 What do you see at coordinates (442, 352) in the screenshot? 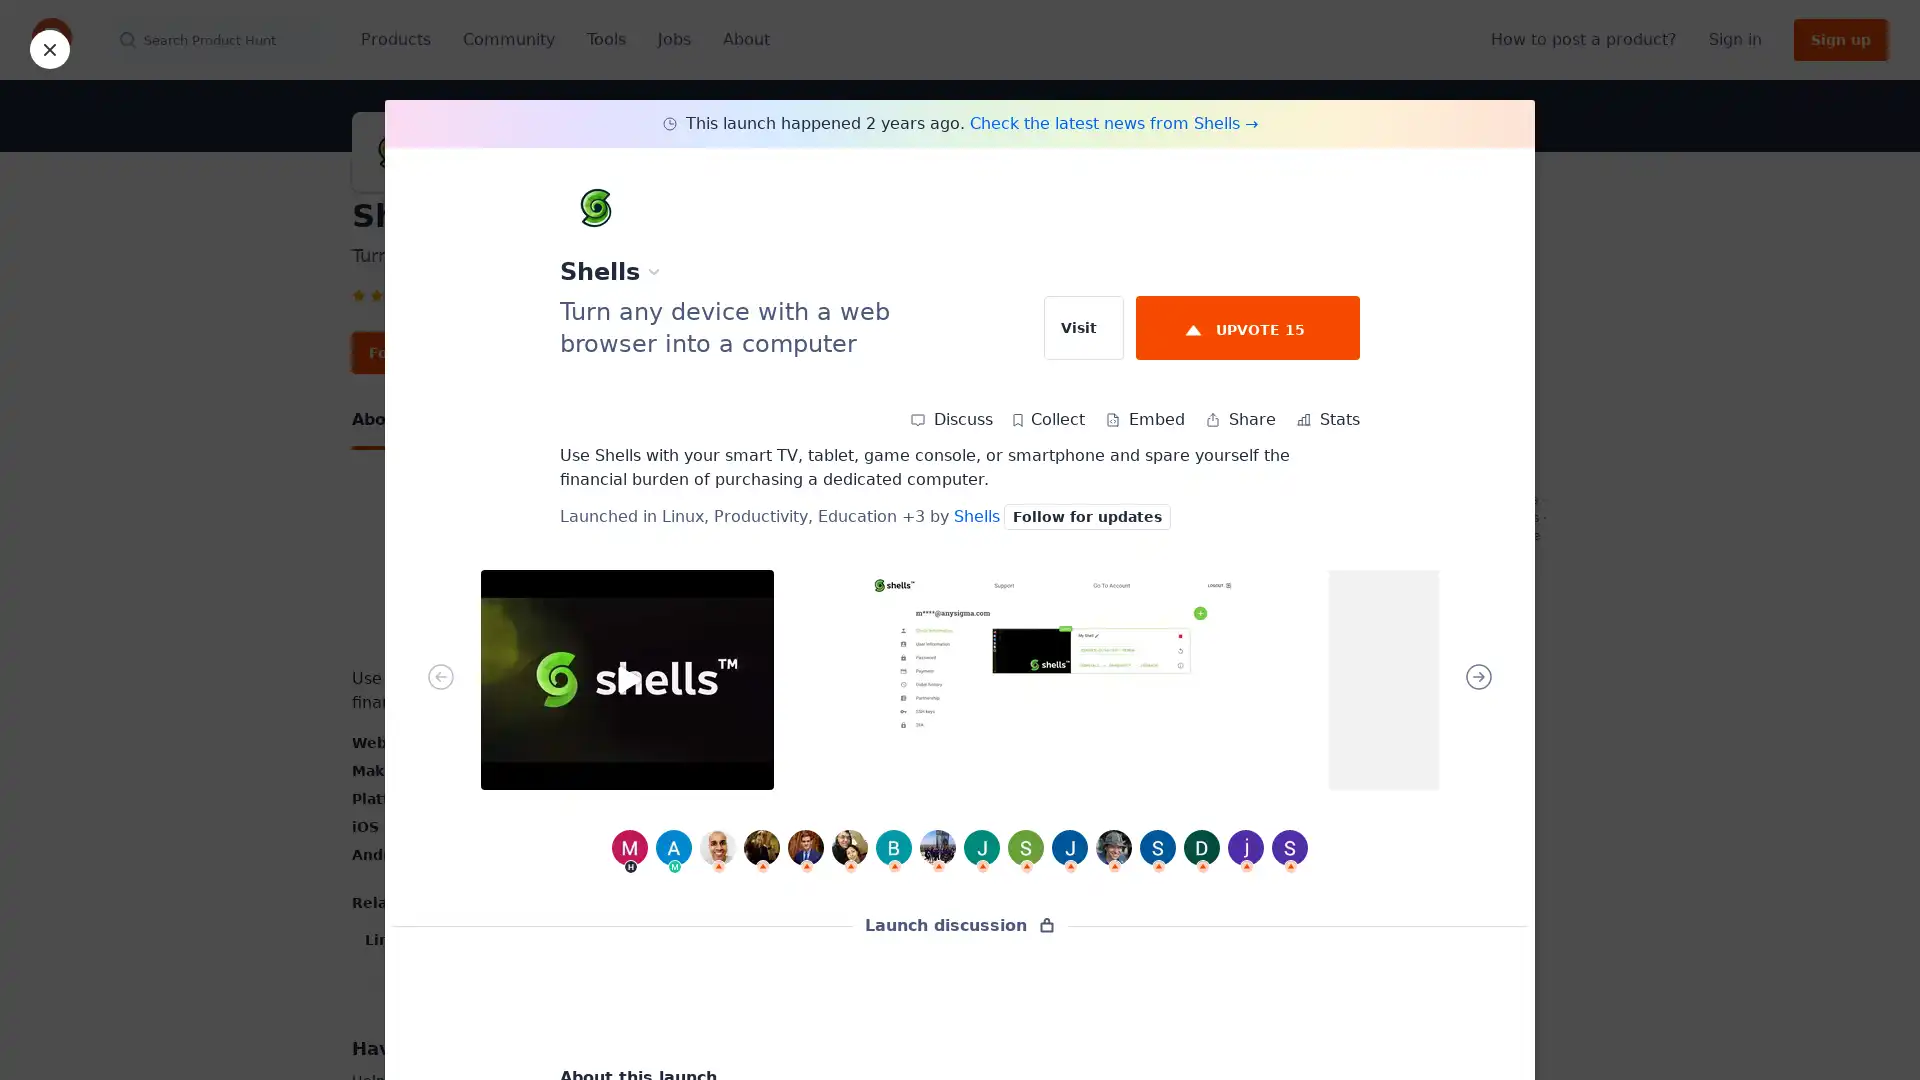
I see `Follow for updates` at bounding box center [442, 352].